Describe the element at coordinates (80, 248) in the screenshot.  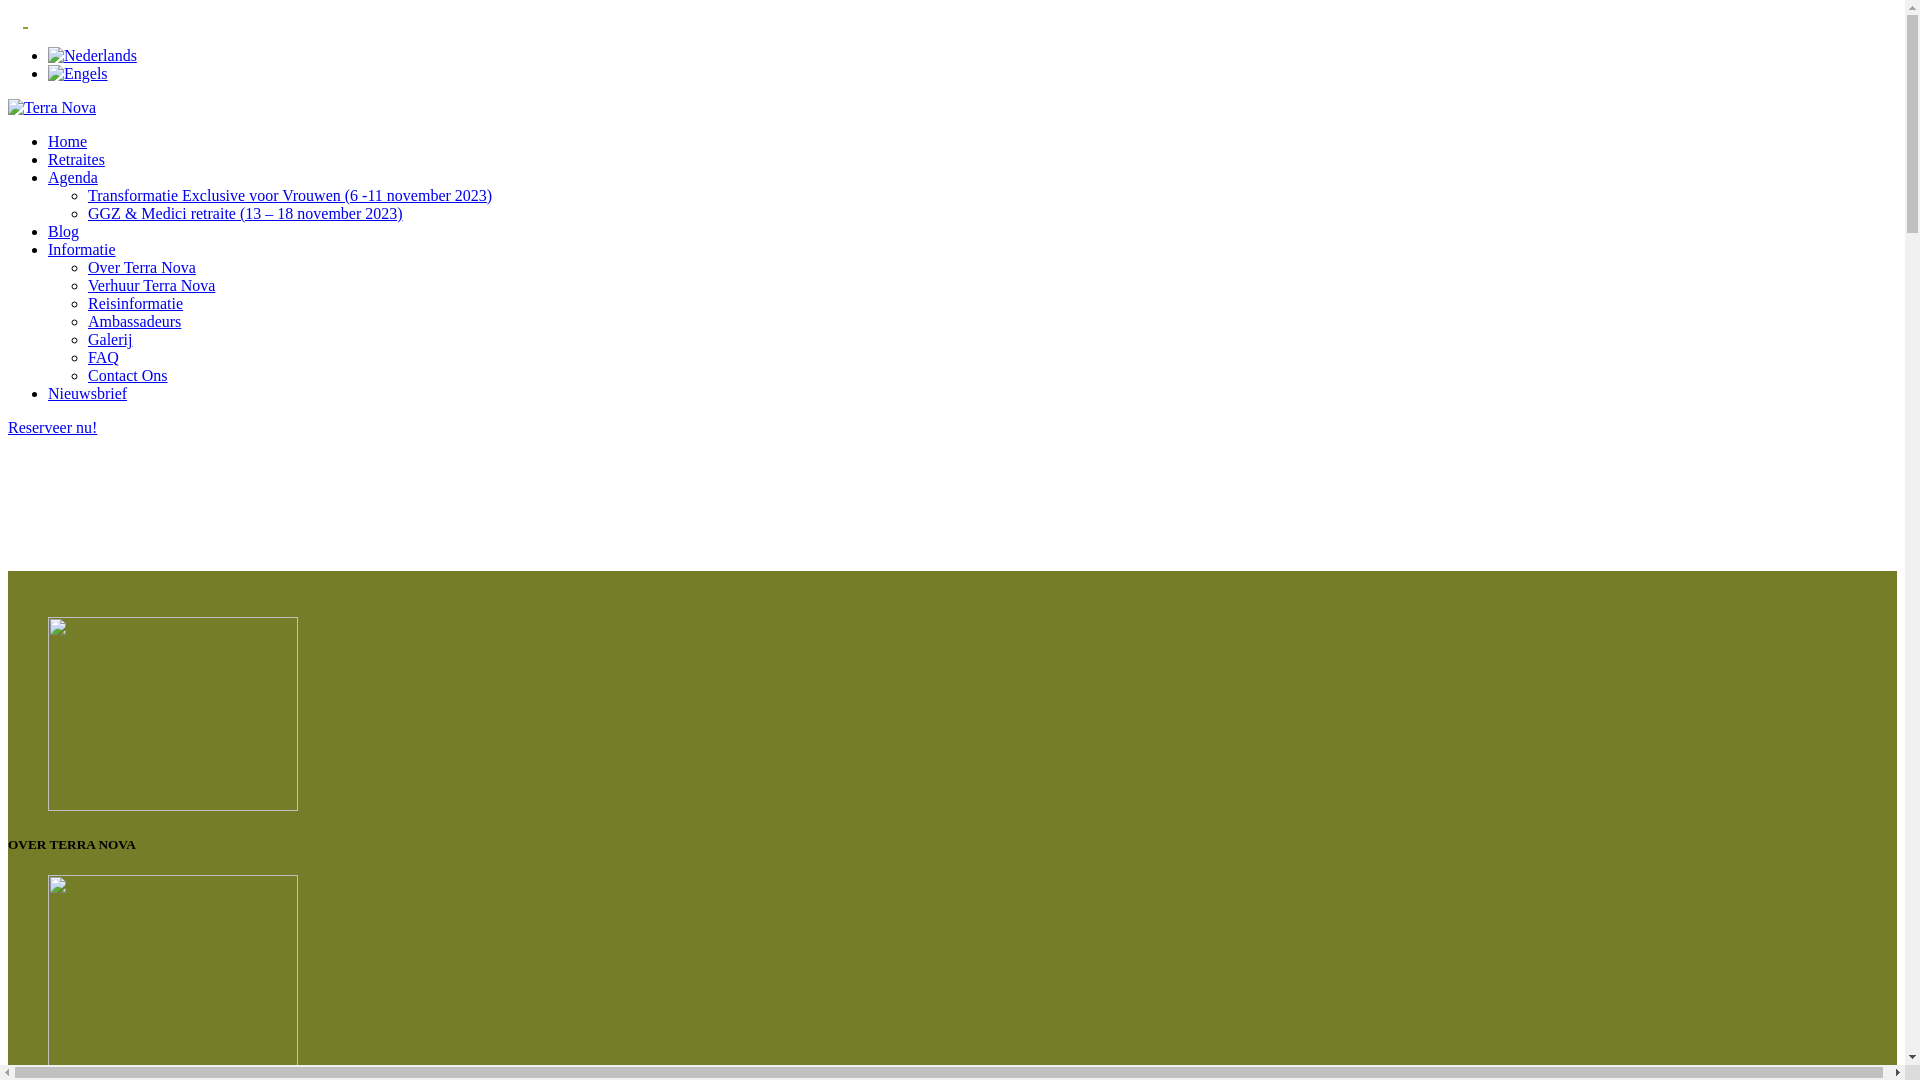
I see `'Informatie'` at that location.